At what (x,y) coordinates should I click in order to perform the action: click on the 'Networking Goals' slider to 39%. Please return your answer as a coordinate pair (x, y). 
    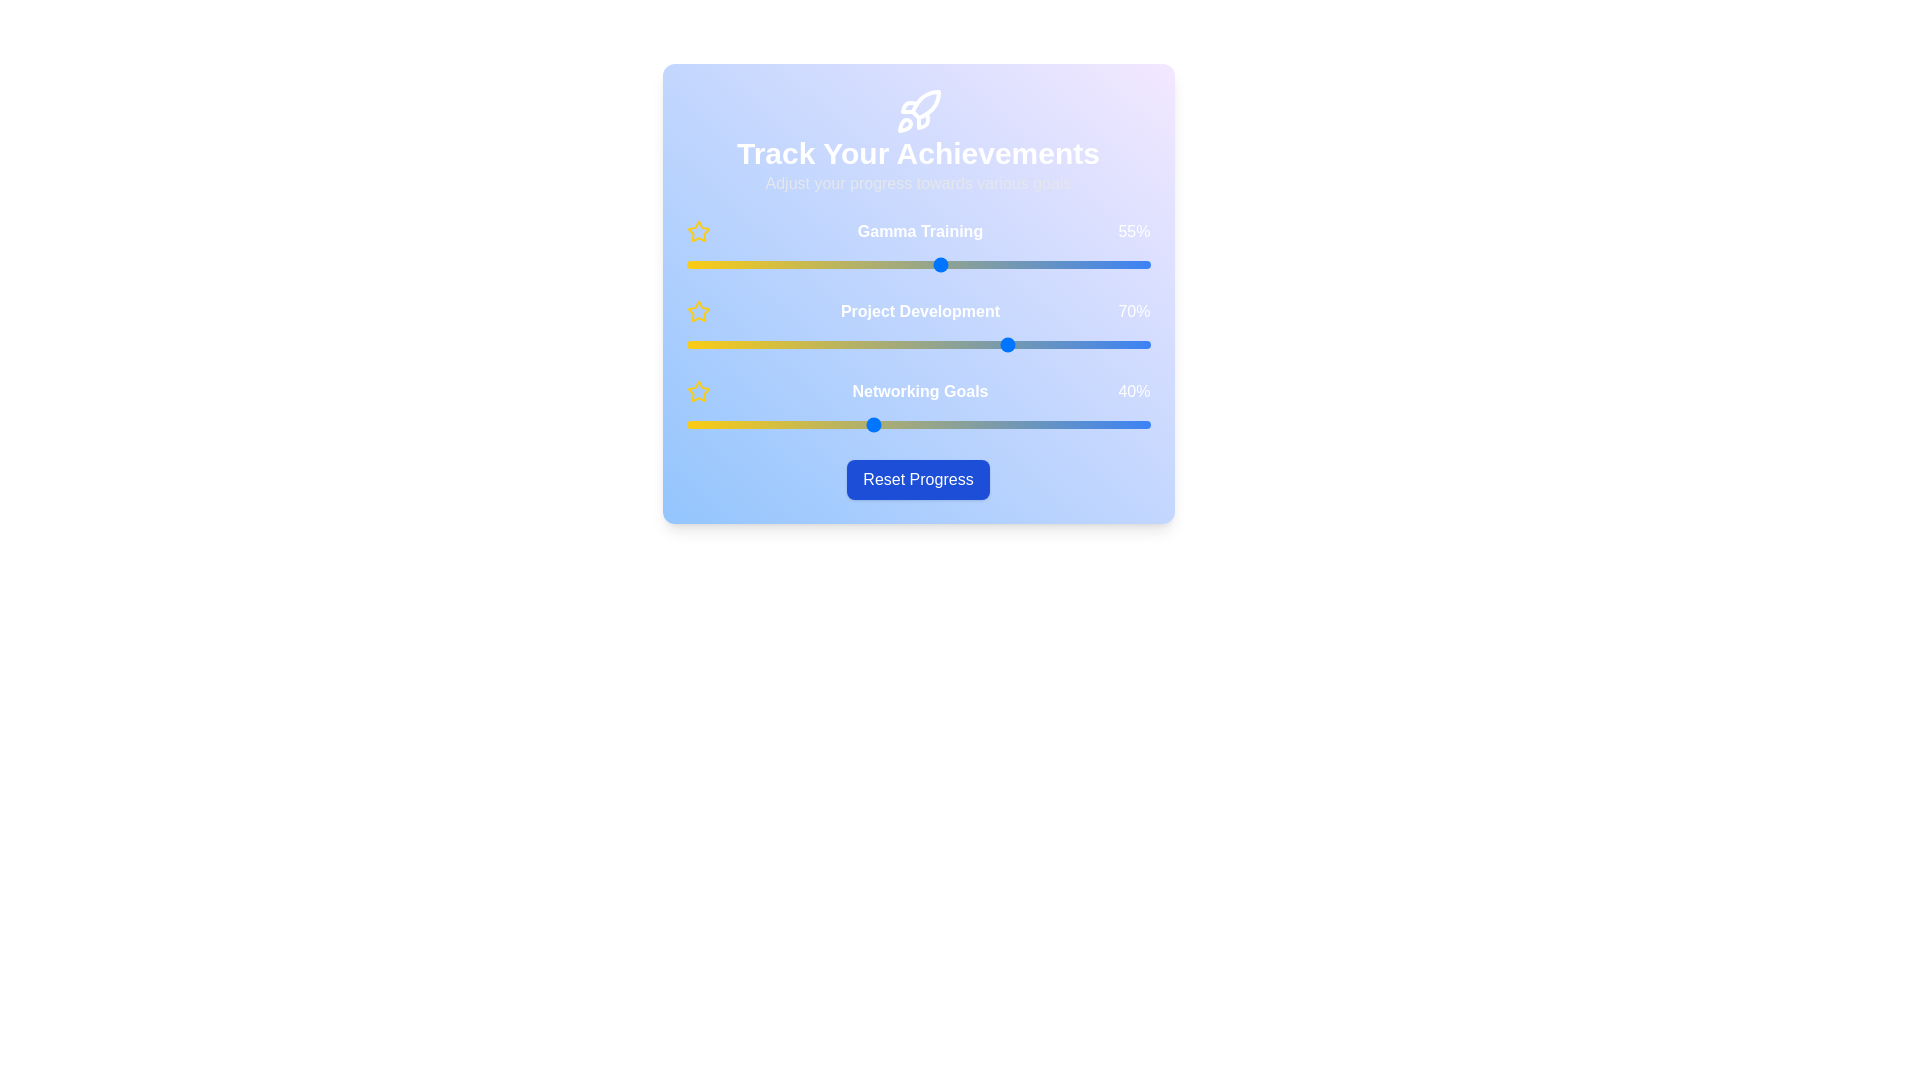
    Looking at the image, I should click on (867, 423).